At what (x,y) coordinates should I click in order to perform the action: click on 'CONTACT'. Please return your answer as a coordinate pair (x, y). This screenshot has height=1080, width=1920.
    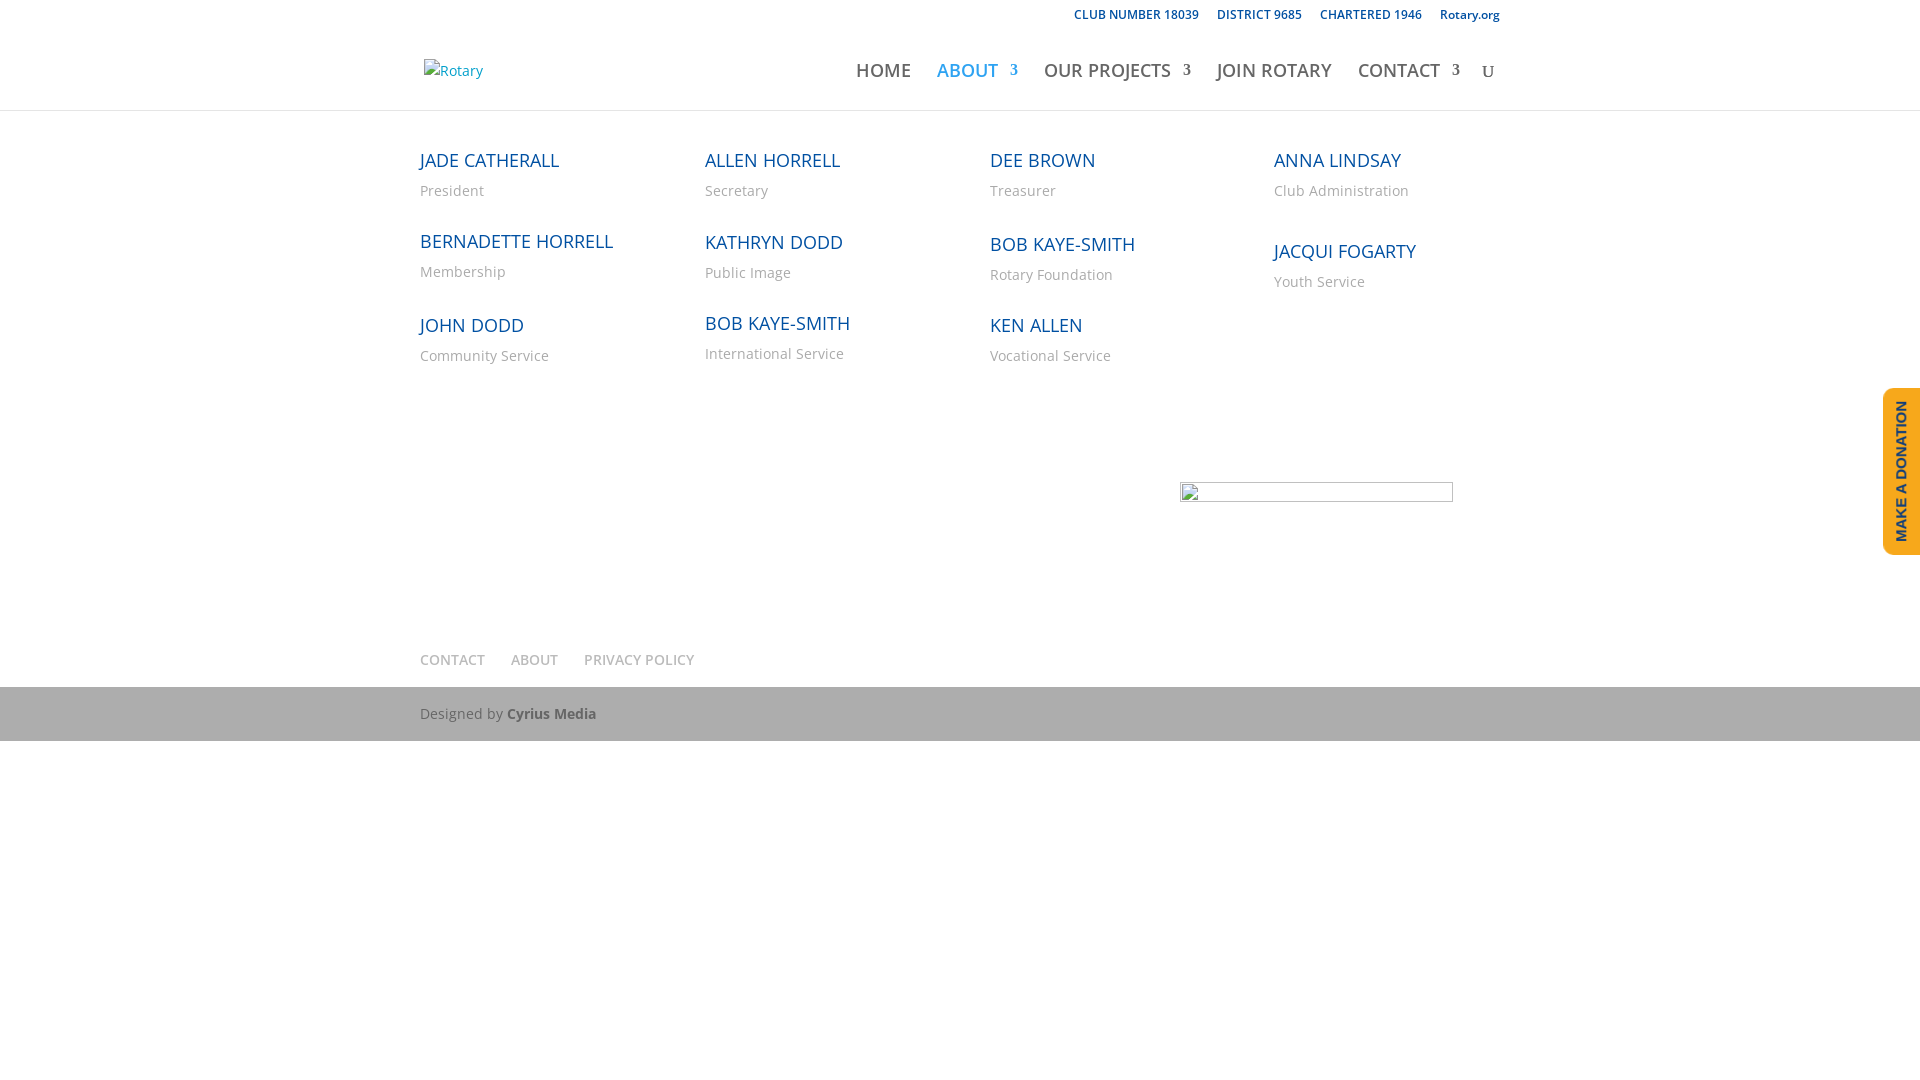
    Looking at the image, I should click on (451, 659).